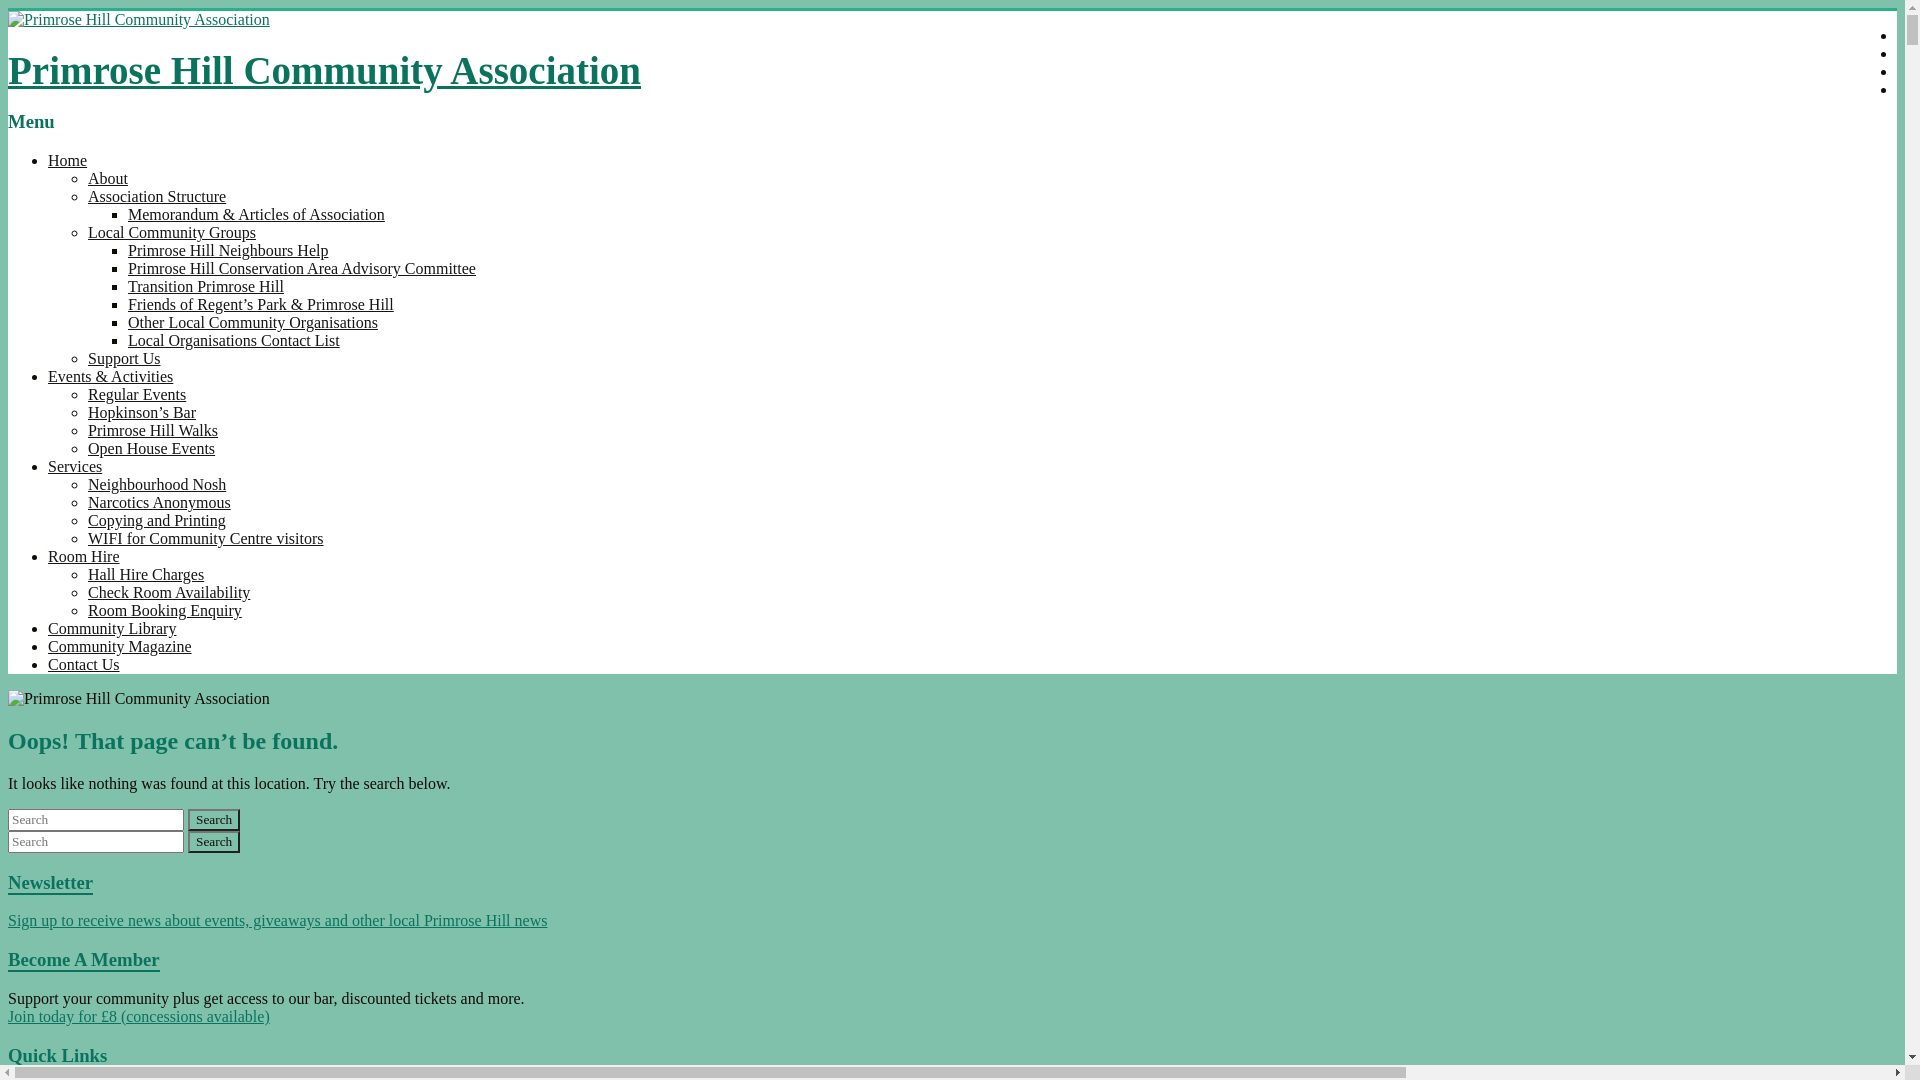 The height and width of the screenshot is (1080, 1920). I want to click on 'Check Room Availability', so click(168, 591).